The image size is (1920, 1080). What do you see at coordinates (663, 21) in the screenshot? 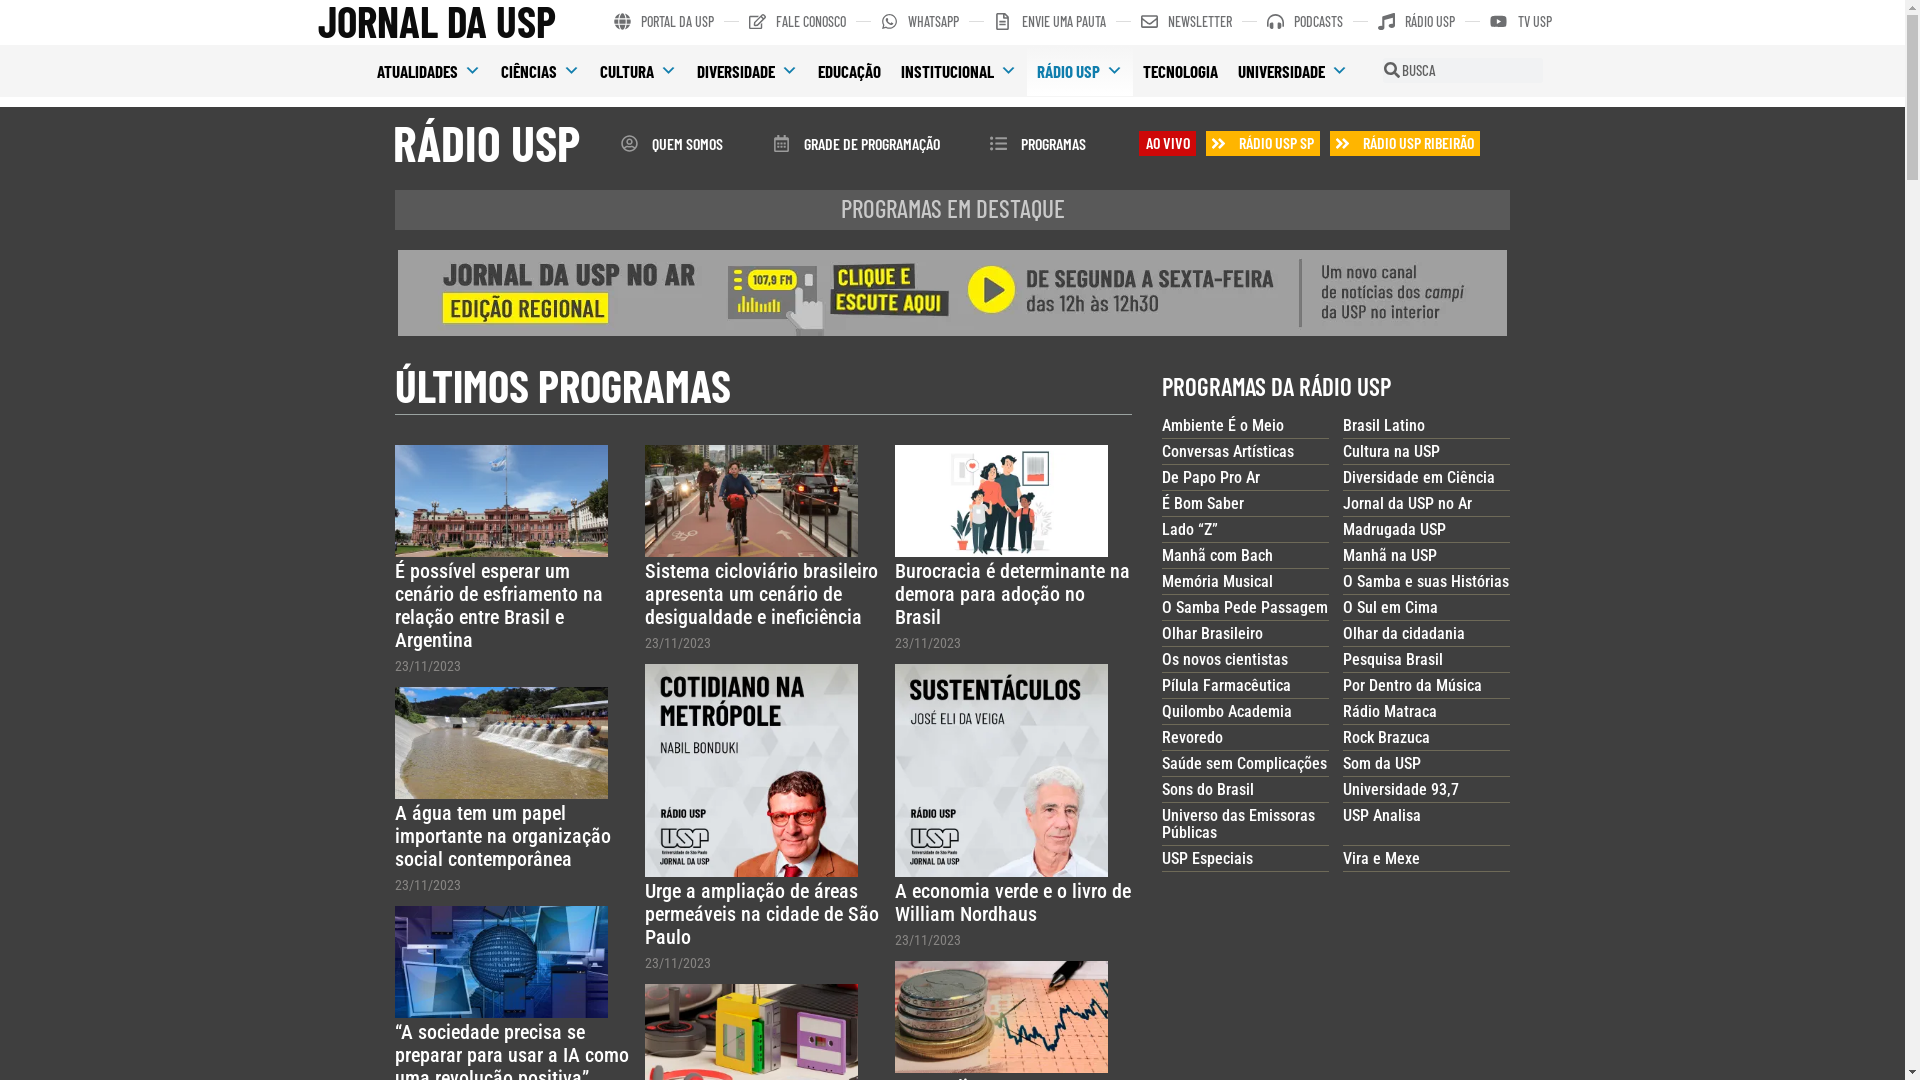
I see `'PORTAL DA USP'` at bounding box center [663, 21].